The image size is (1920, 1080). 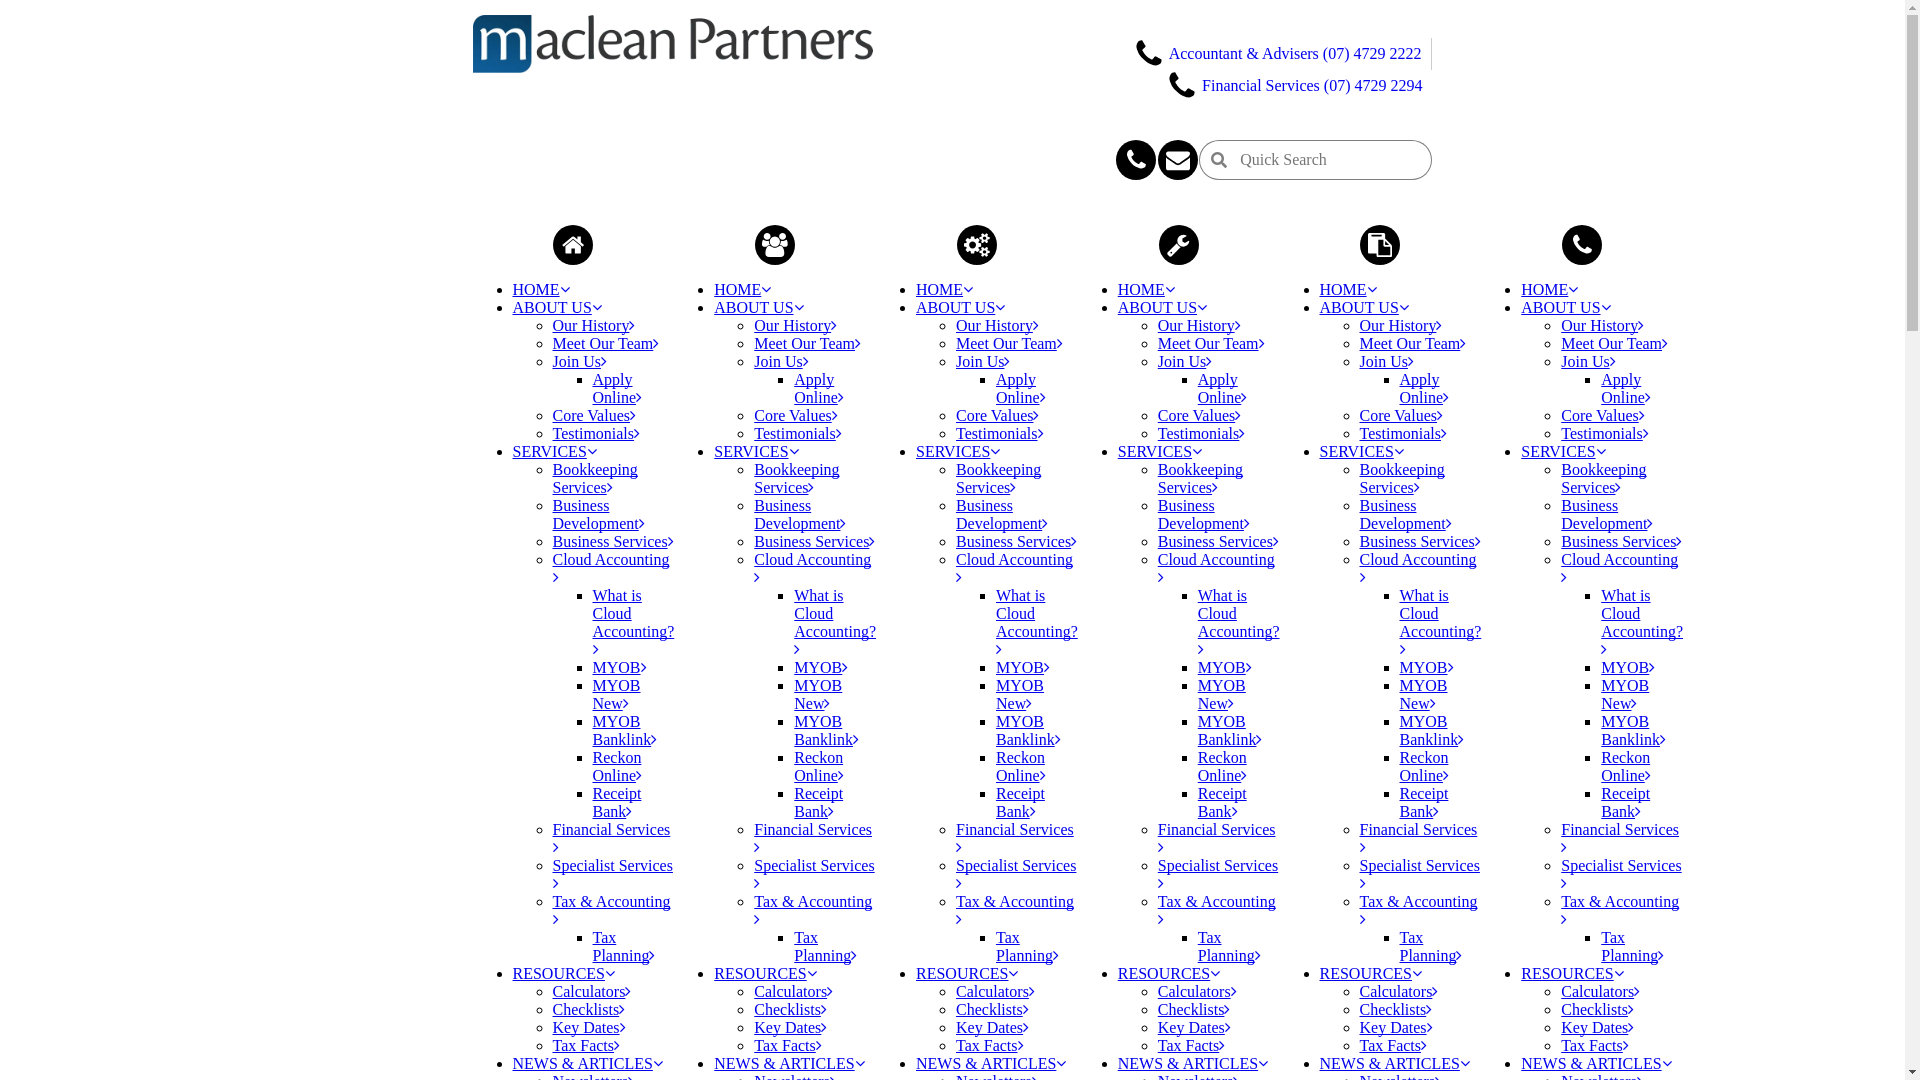 What do you see at coordinates (999, 432) in the screenshot?
I see `'Testimonials'` at bounding box center [999, 432].